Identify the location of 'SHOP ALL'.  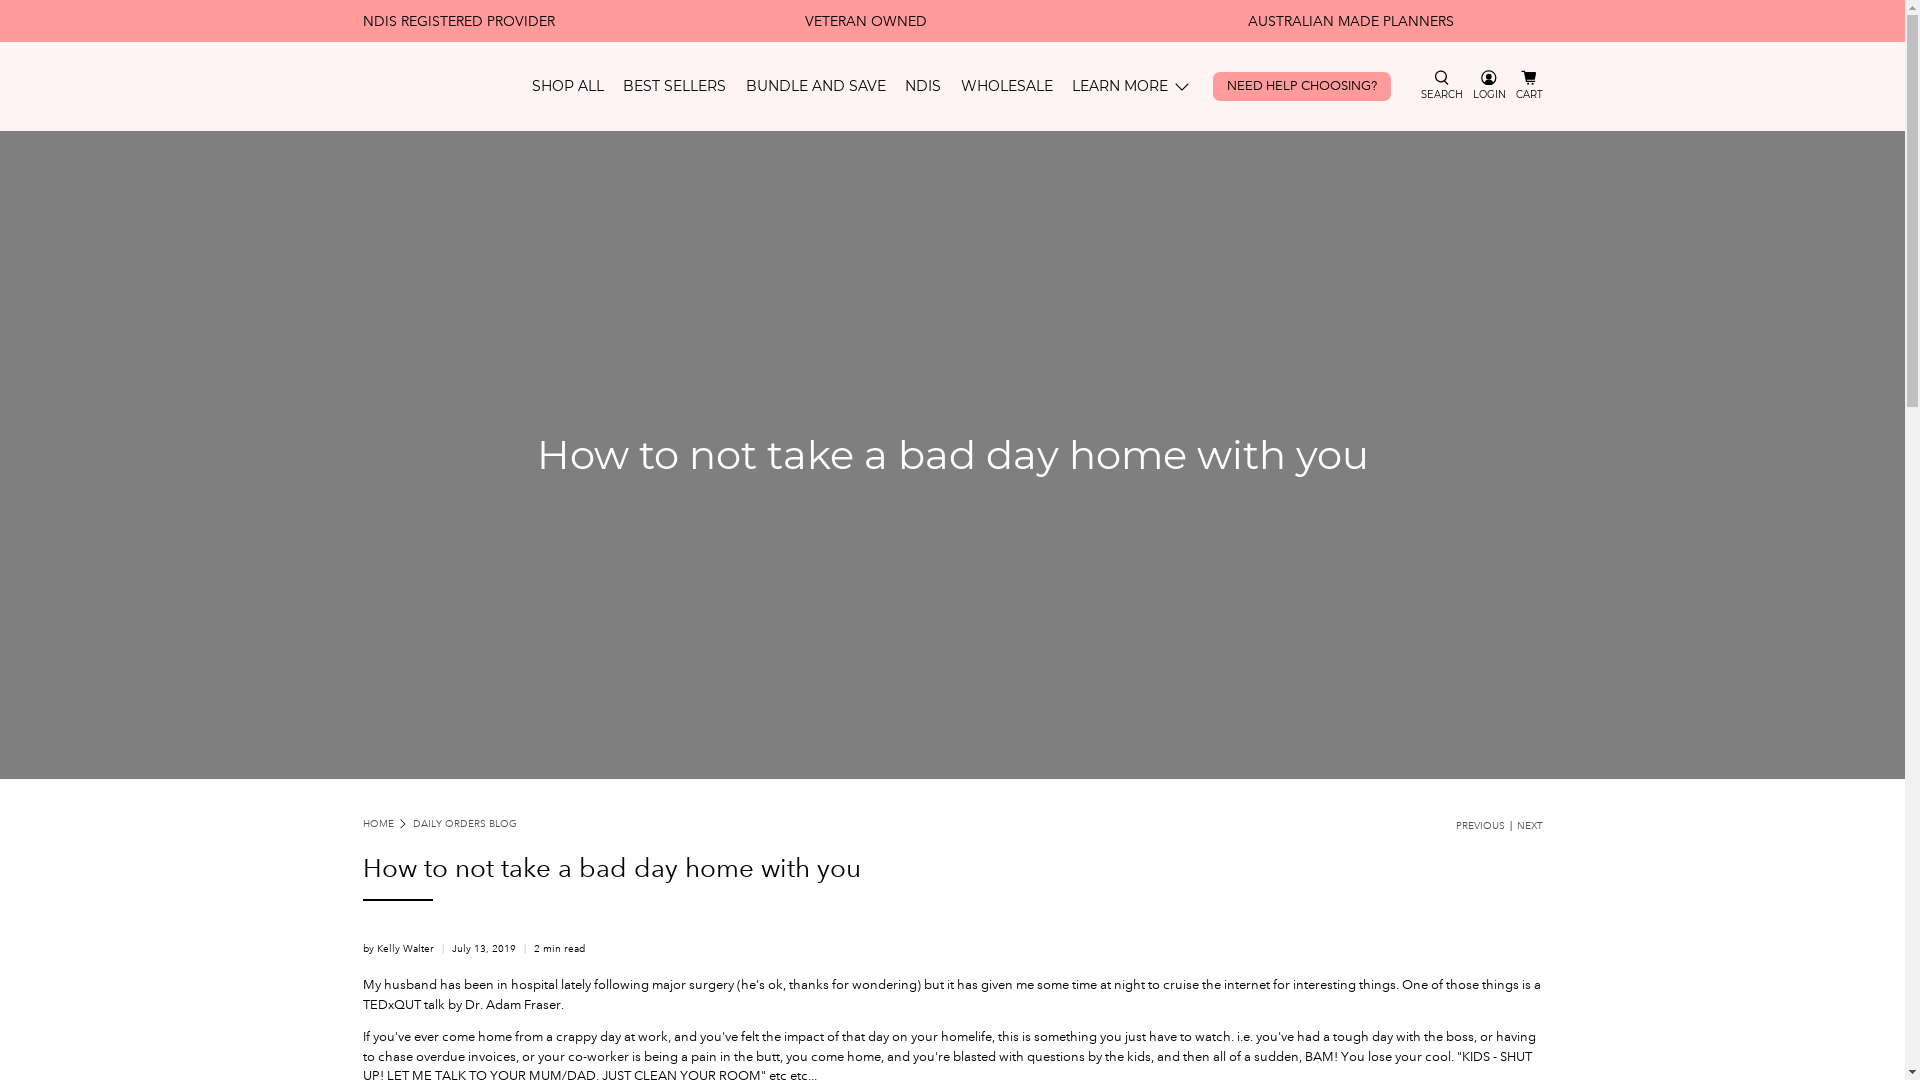
(566, 85).